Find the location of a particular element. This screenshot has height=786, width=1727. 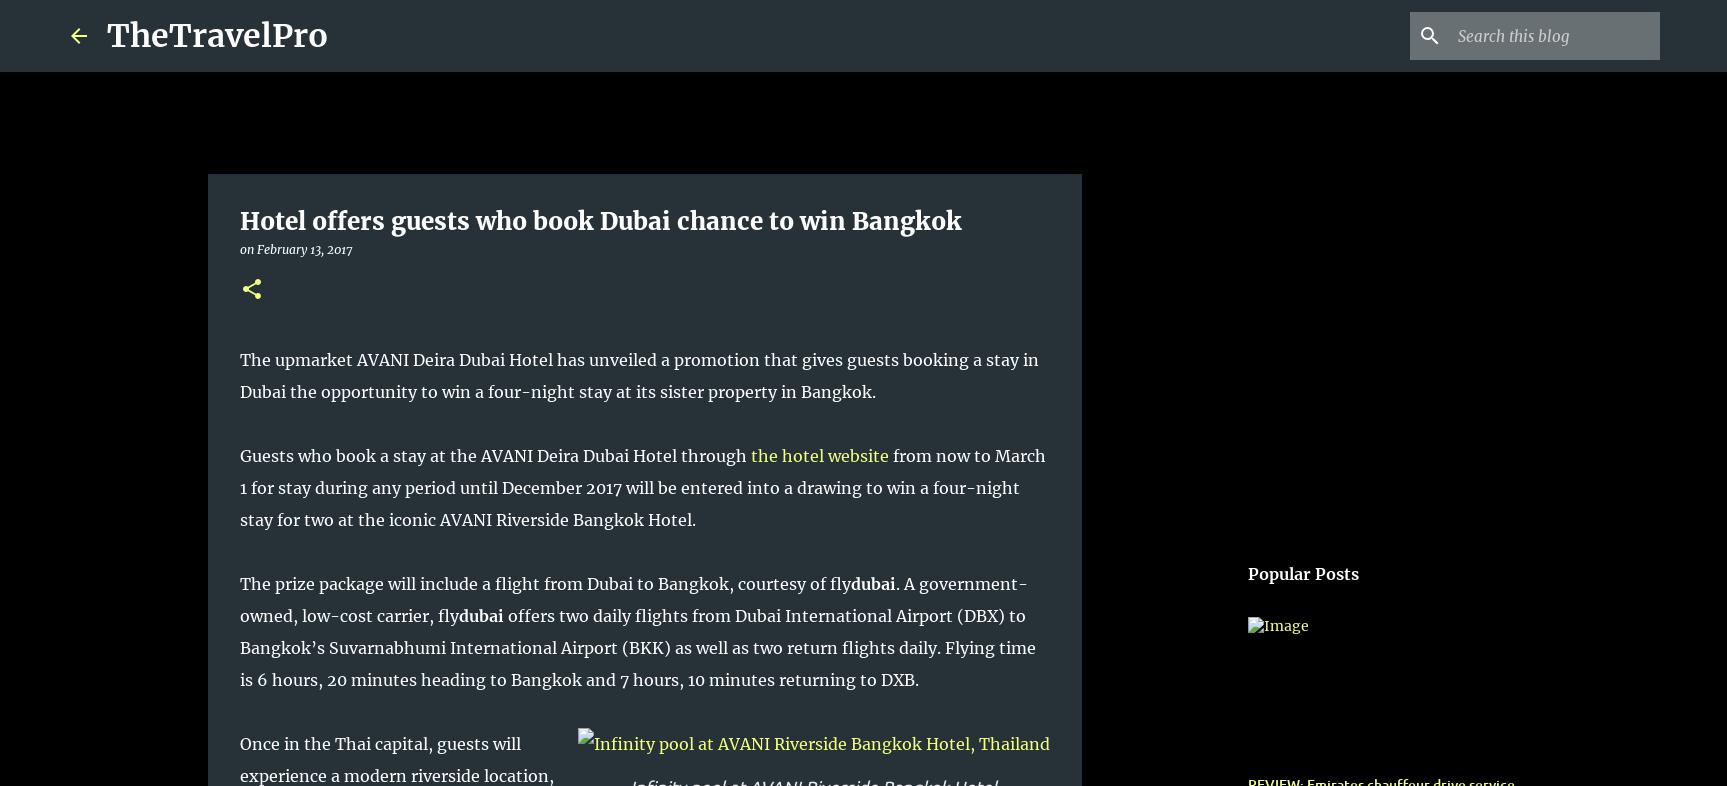

'The upmarket AVANI Deira Dubai Hotel has unveiled a promotion that gives guests booking a stay in Dubai the opportunity to win a four-night stay at its sister property in Bangkok.' is located at coordinates (638, 376).